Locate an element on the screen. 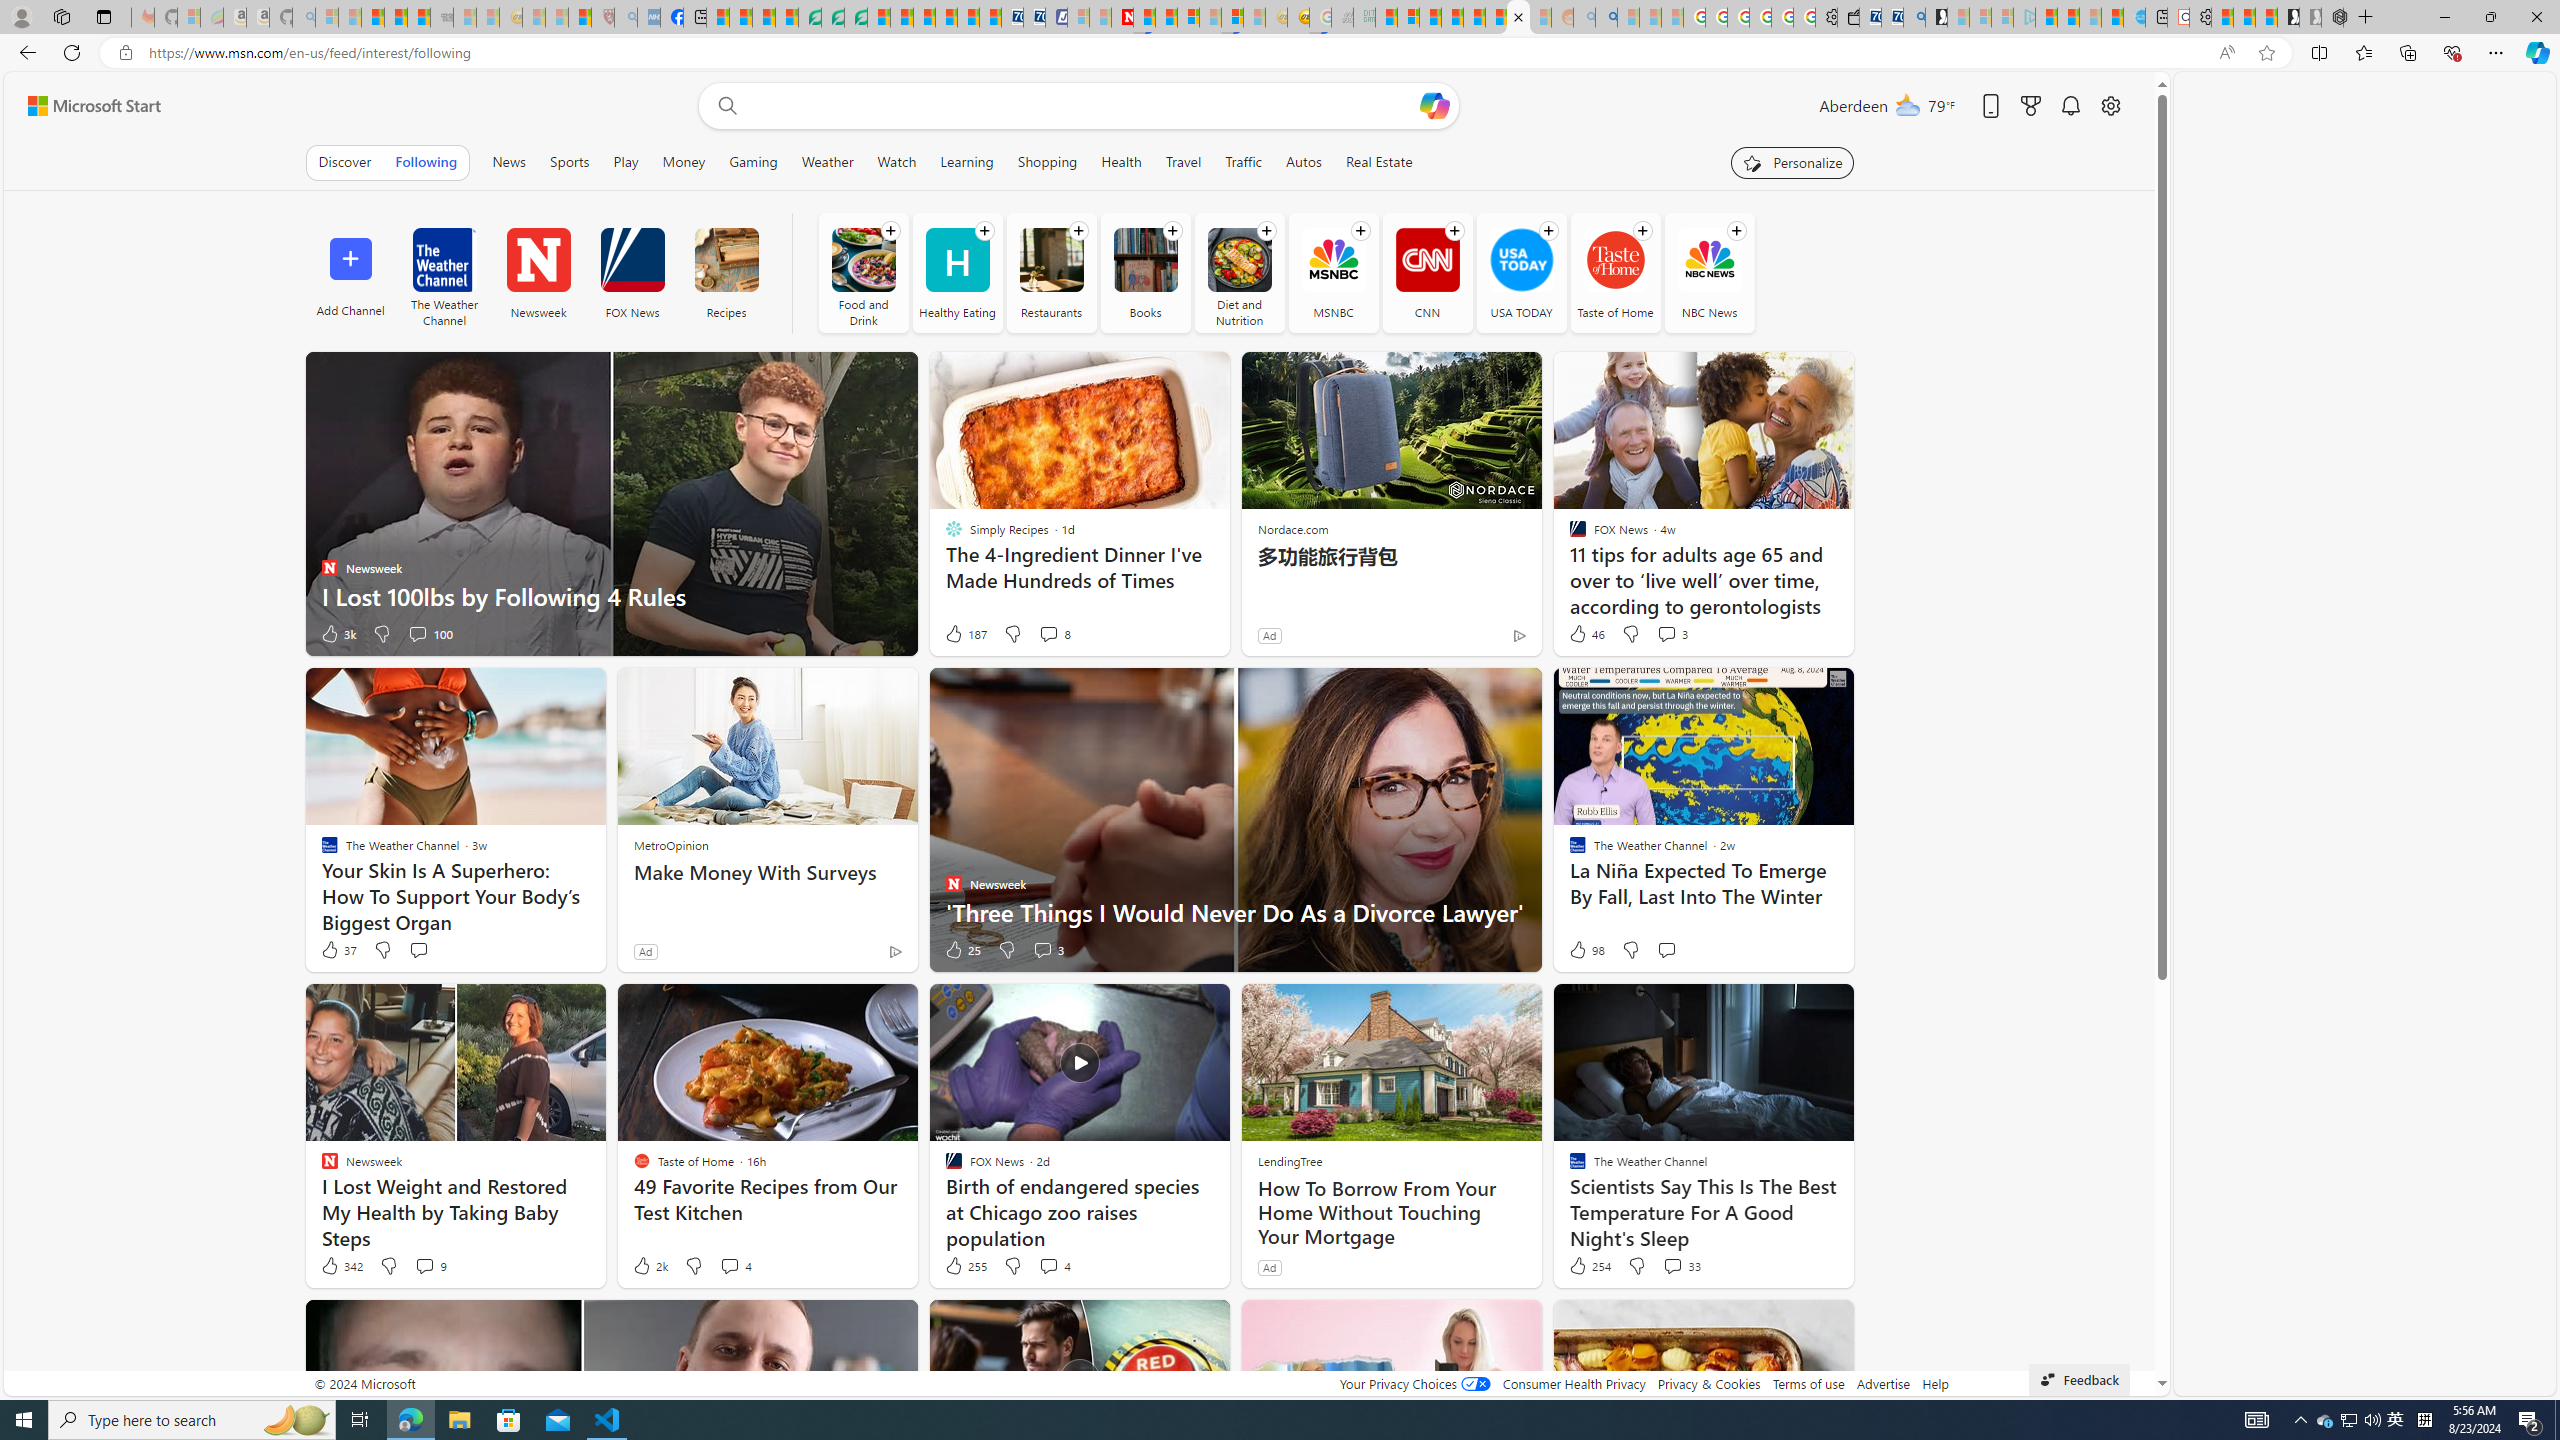 Image resolution: width=2560 pixels, height=1440 pixels. 'Diet and Nutrition' is located at coordinates (1239, 258).